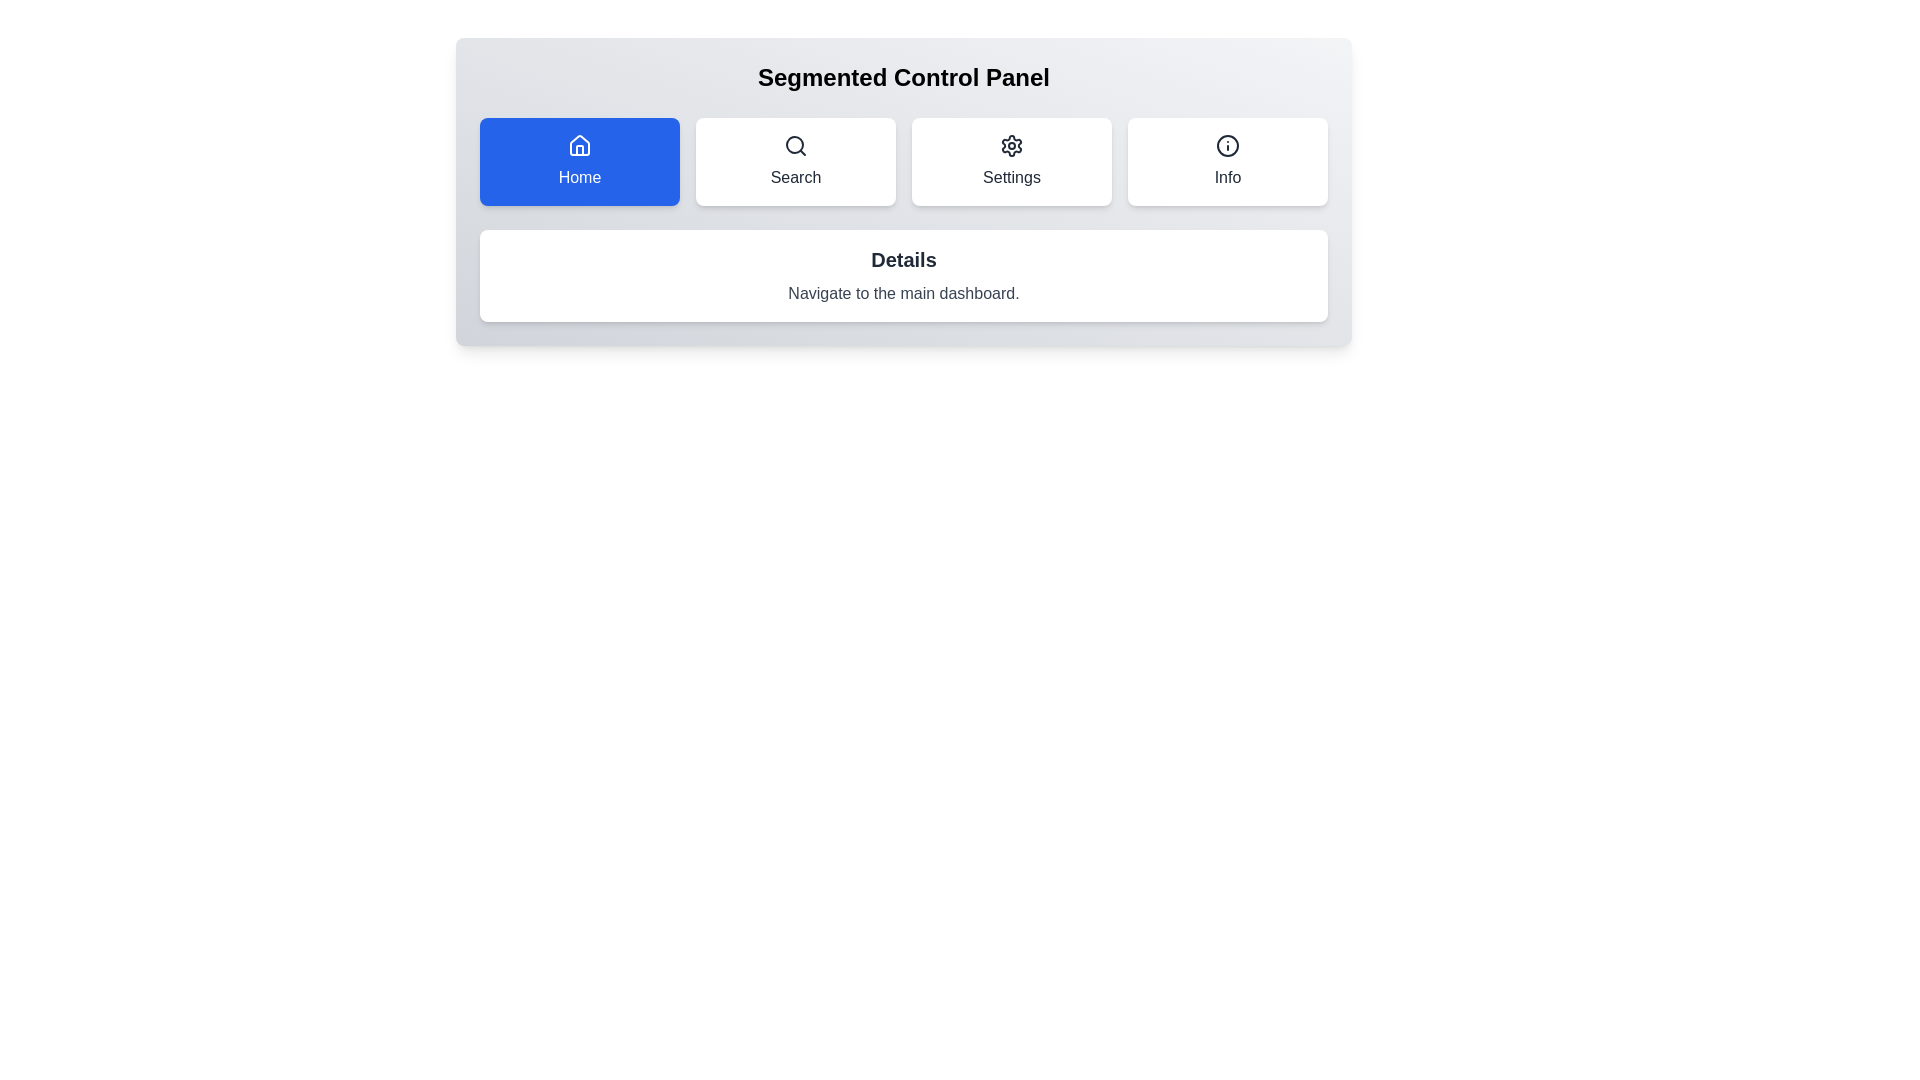 This screenshot has width=1920, height=1080. Describe the element at coordinates (1012, 145) in the screenshot. I see `the 'Settings' icon in the segmented control panel` at that location.